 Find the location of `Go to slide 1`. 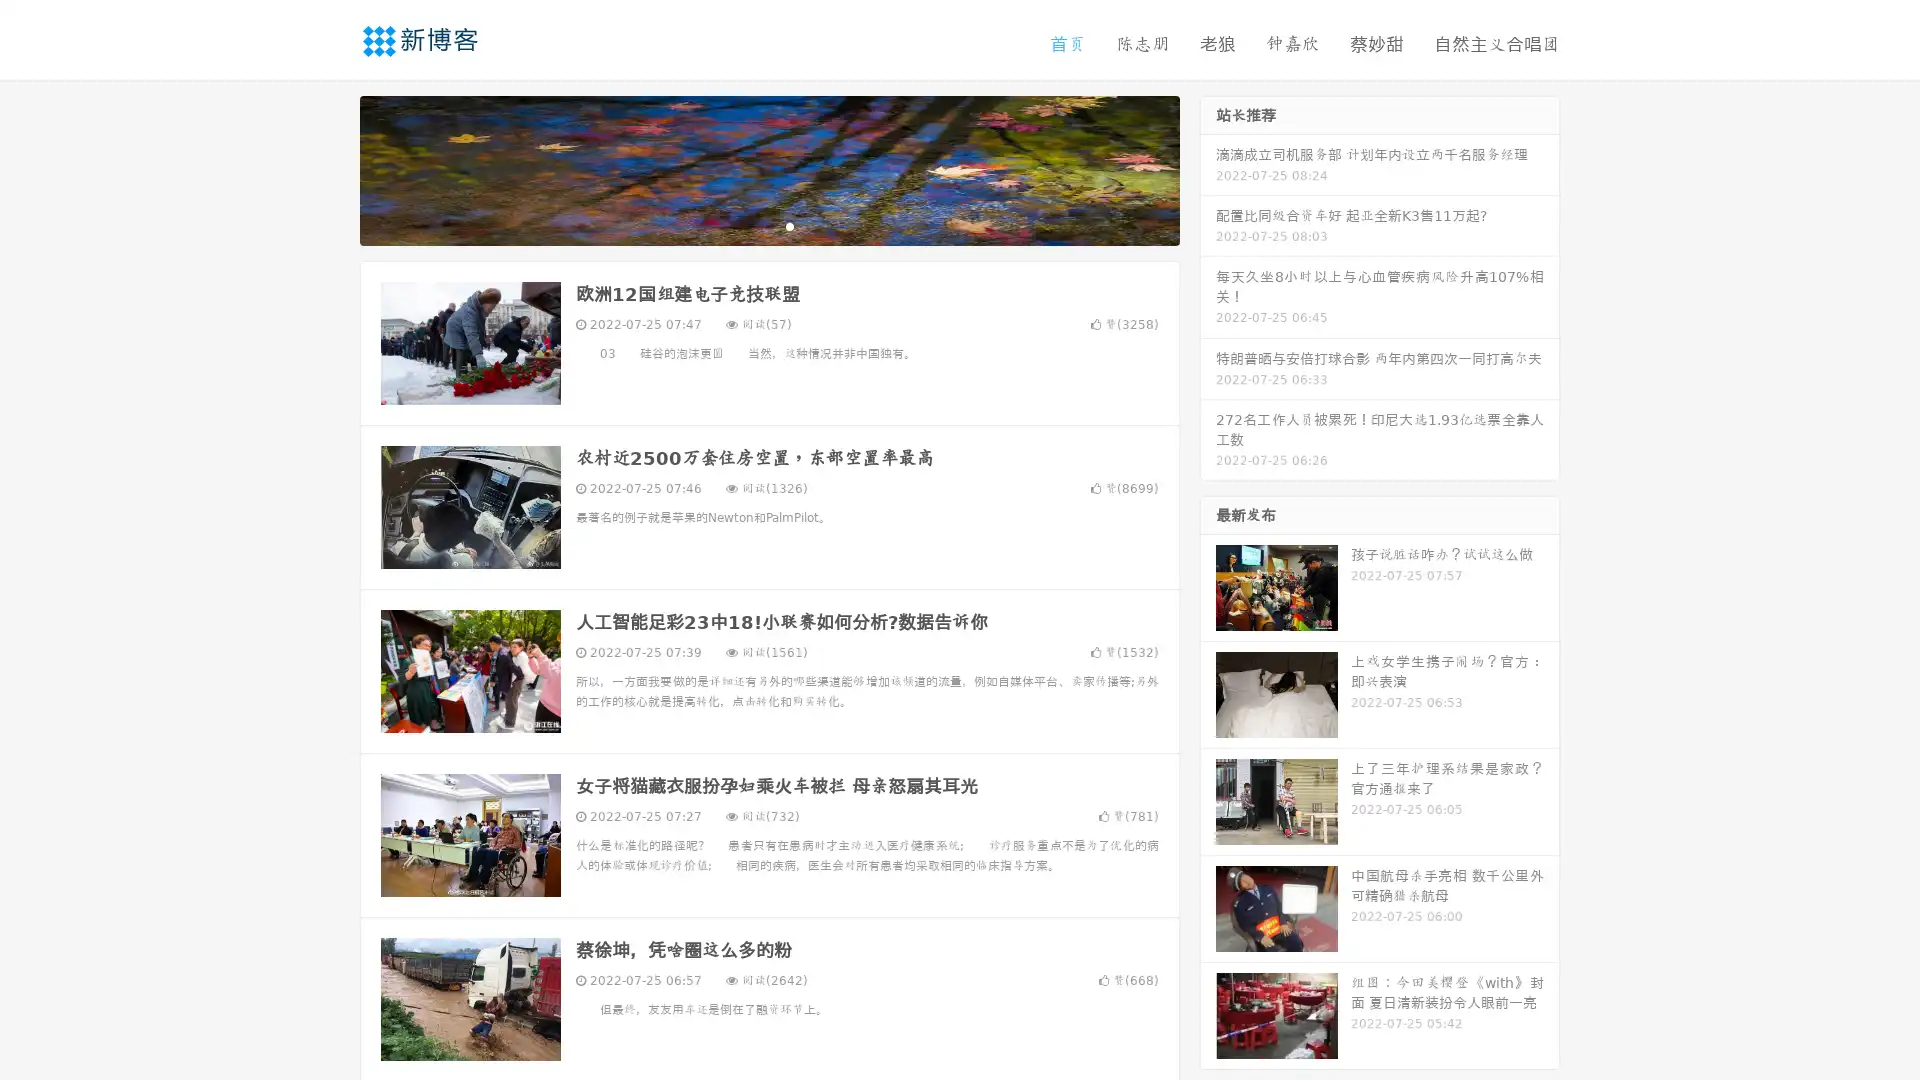

Go to slide 1 is located at coordinates (748, 225).